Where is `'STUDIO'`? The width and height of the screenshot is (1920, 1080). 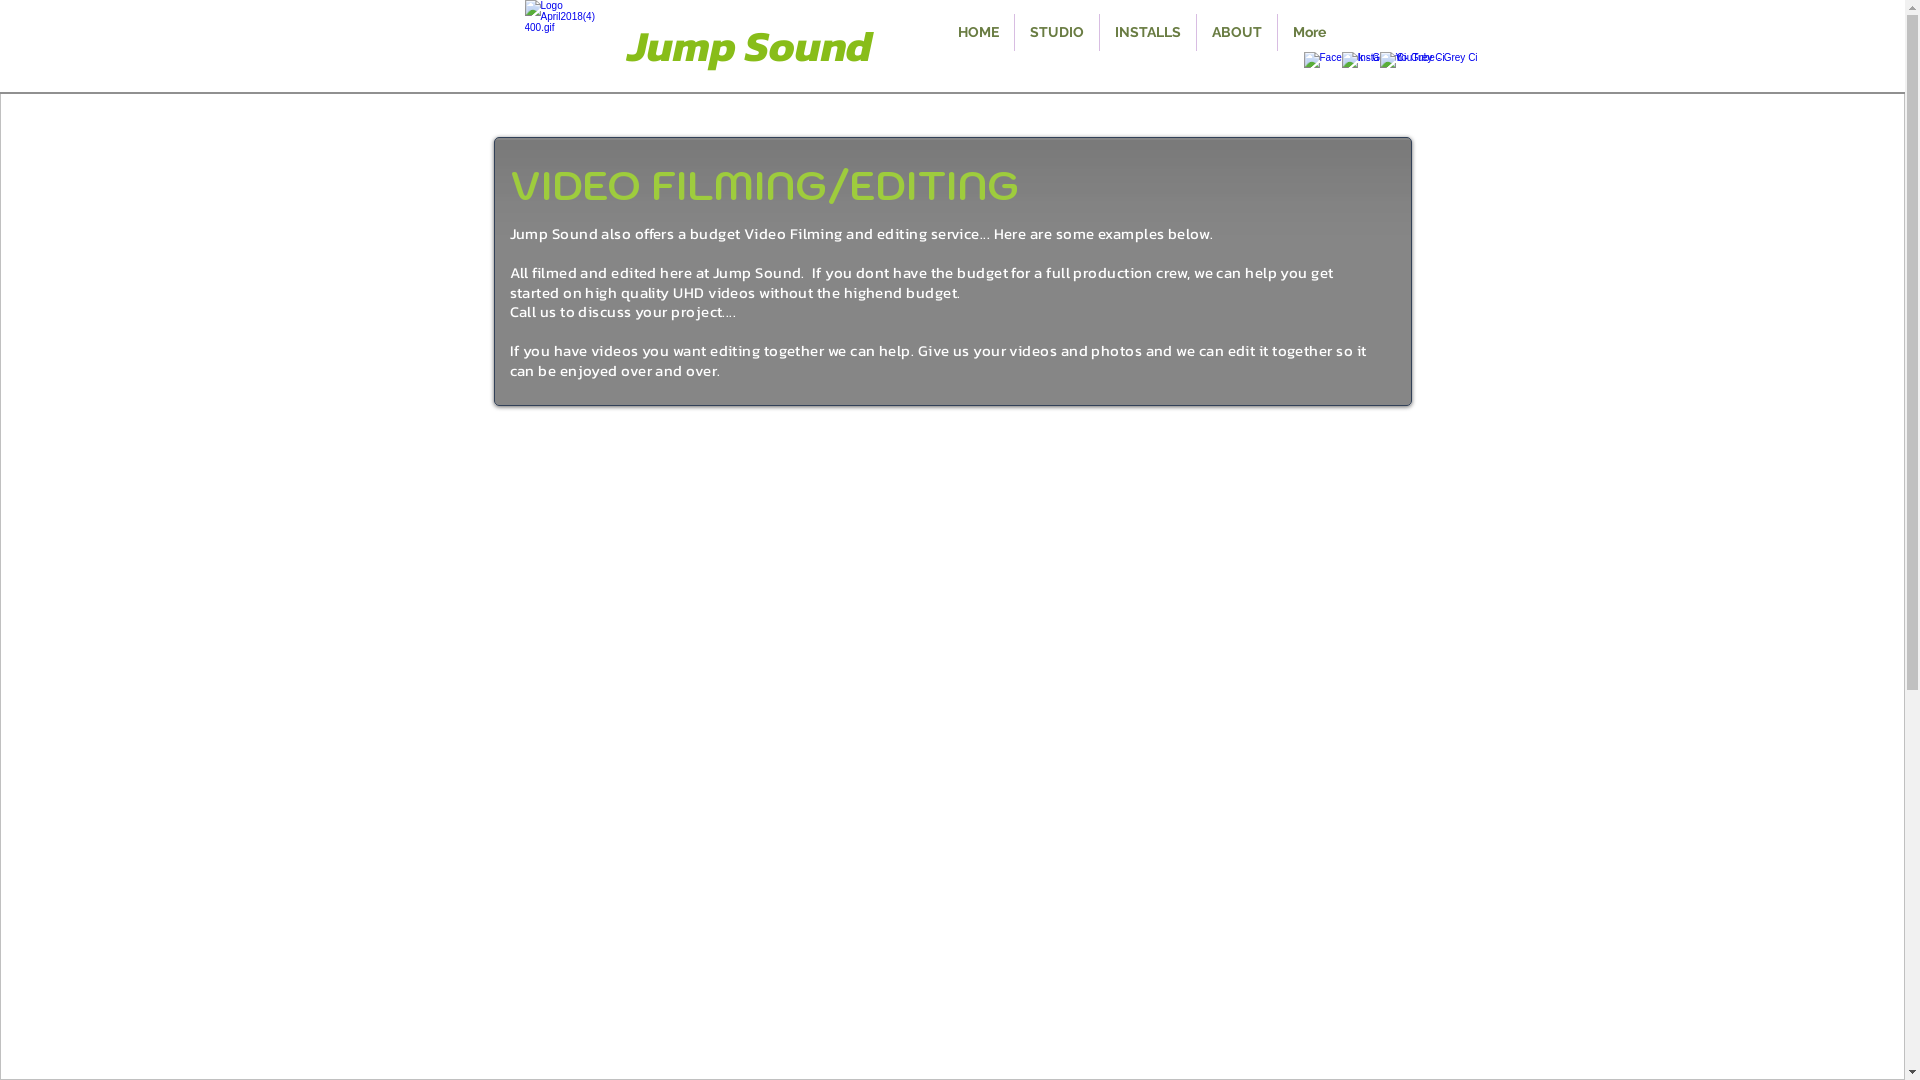 'STUDIO' is located at coordinates (1014, 32).